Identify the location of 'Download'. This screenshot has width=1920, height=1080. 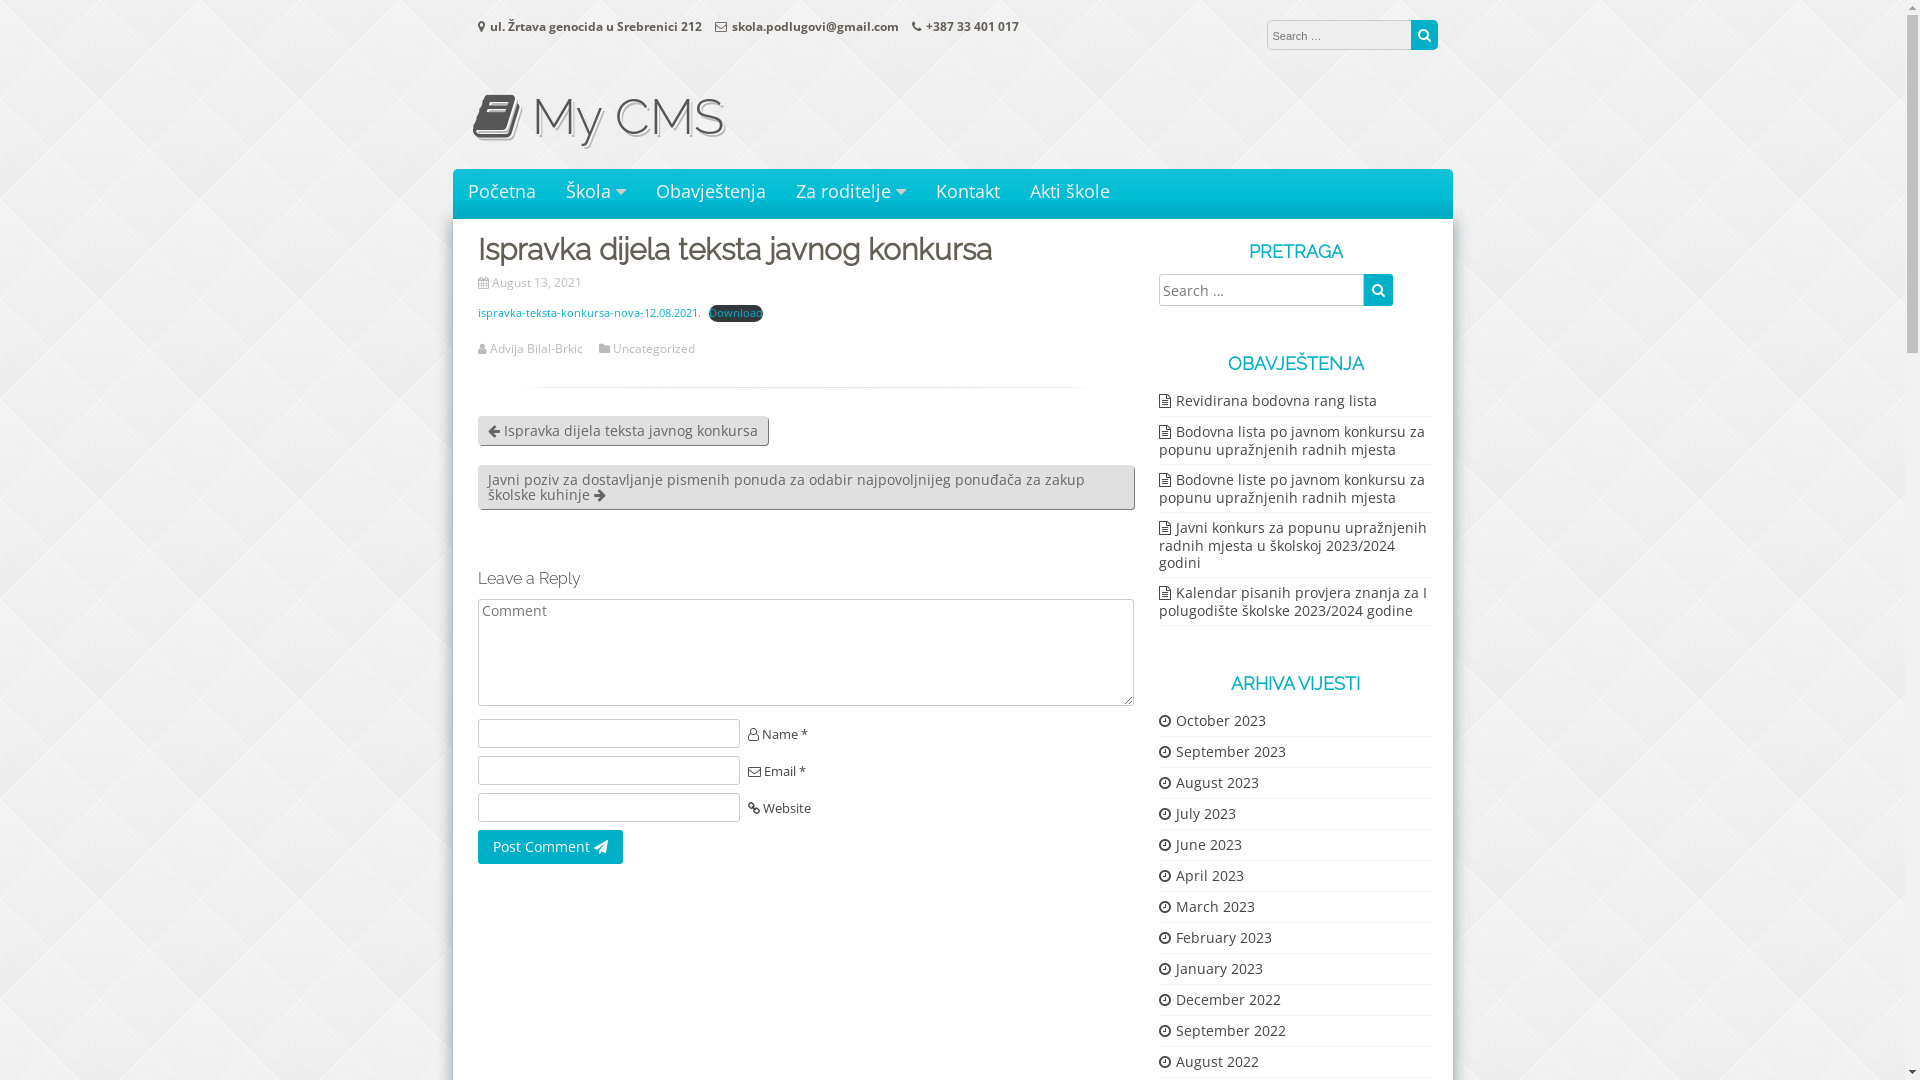
(709, 313).